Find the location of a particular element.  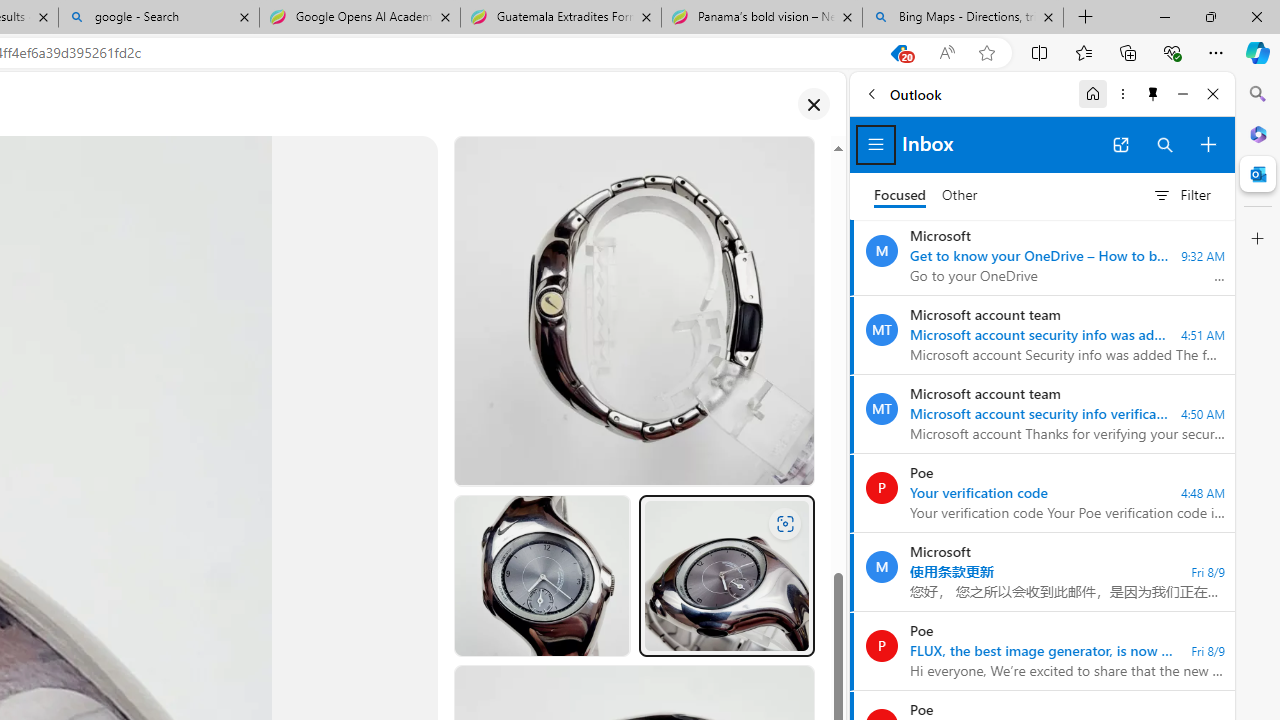

'Folder navigation' is located at coordinates (876, 144).